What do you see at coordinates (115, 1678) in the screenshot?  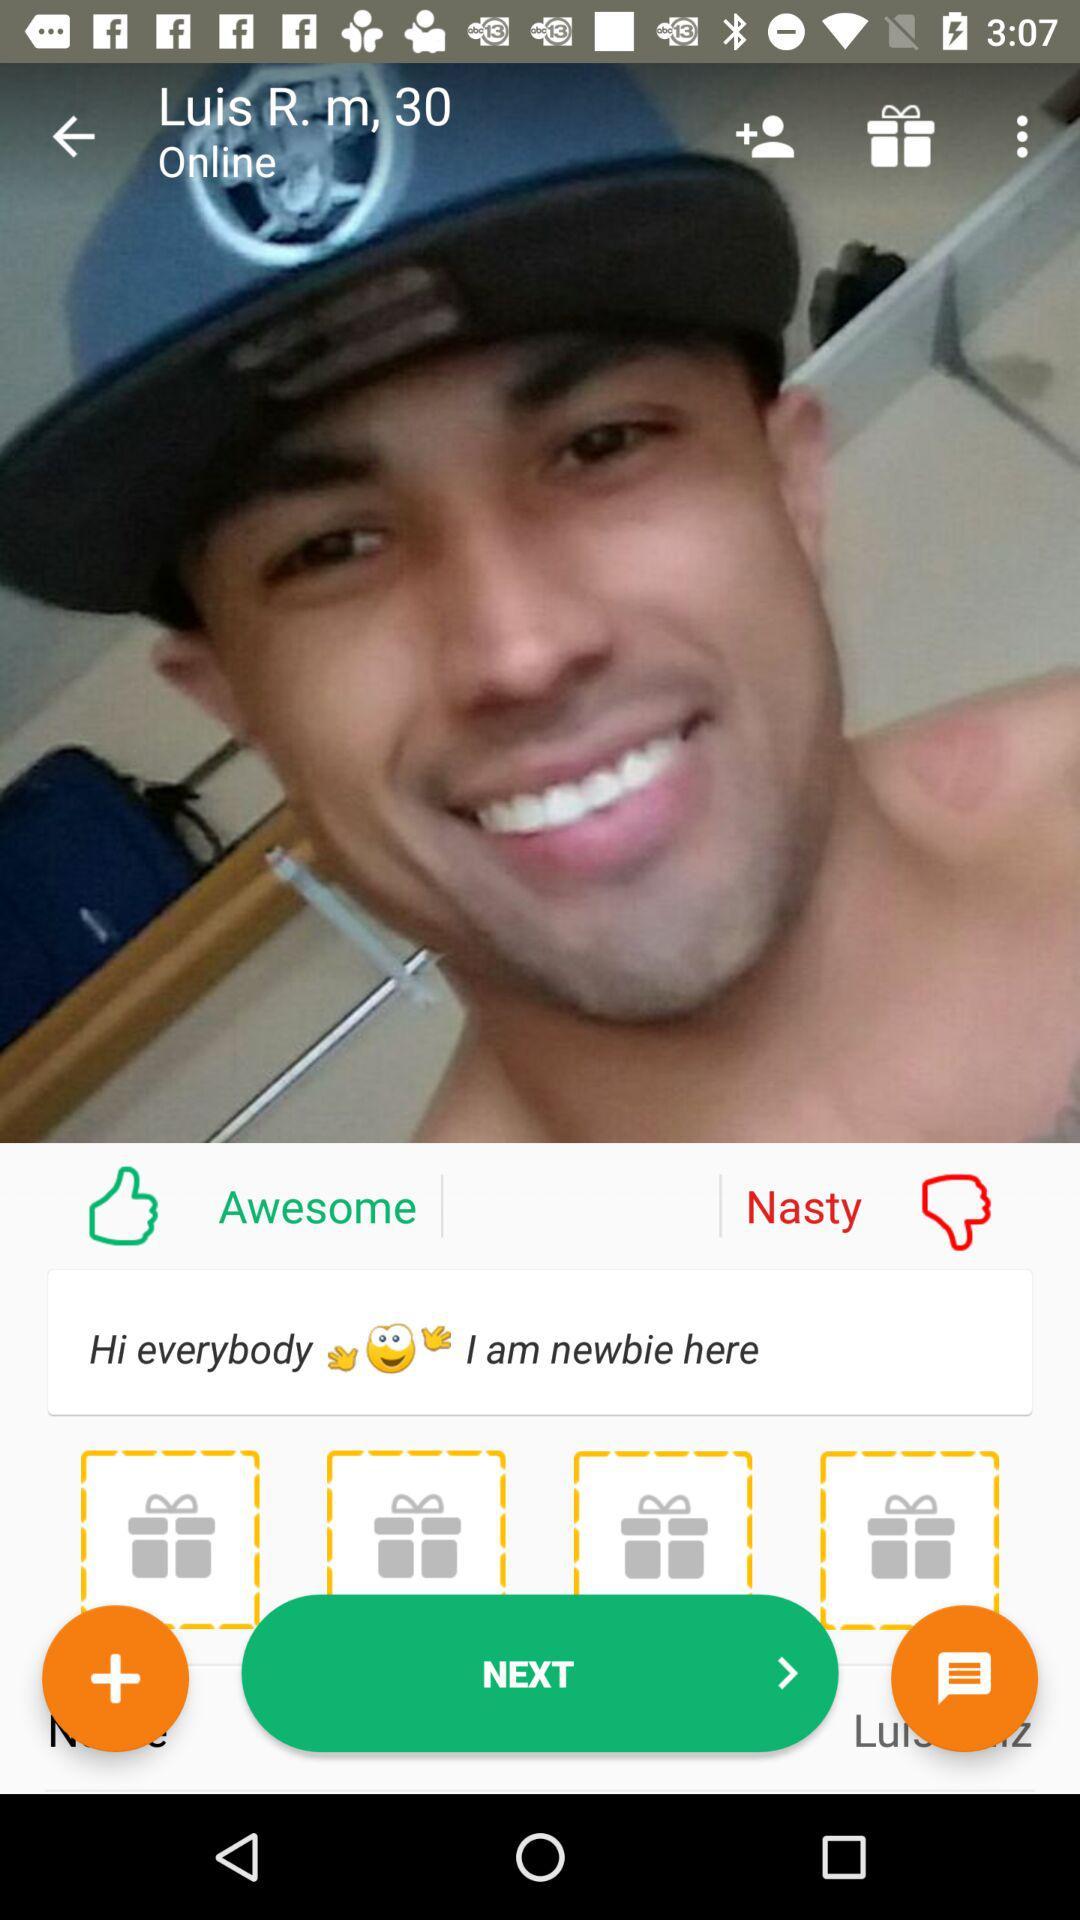 I see `to favorites` at bounding box center [115, 1678].